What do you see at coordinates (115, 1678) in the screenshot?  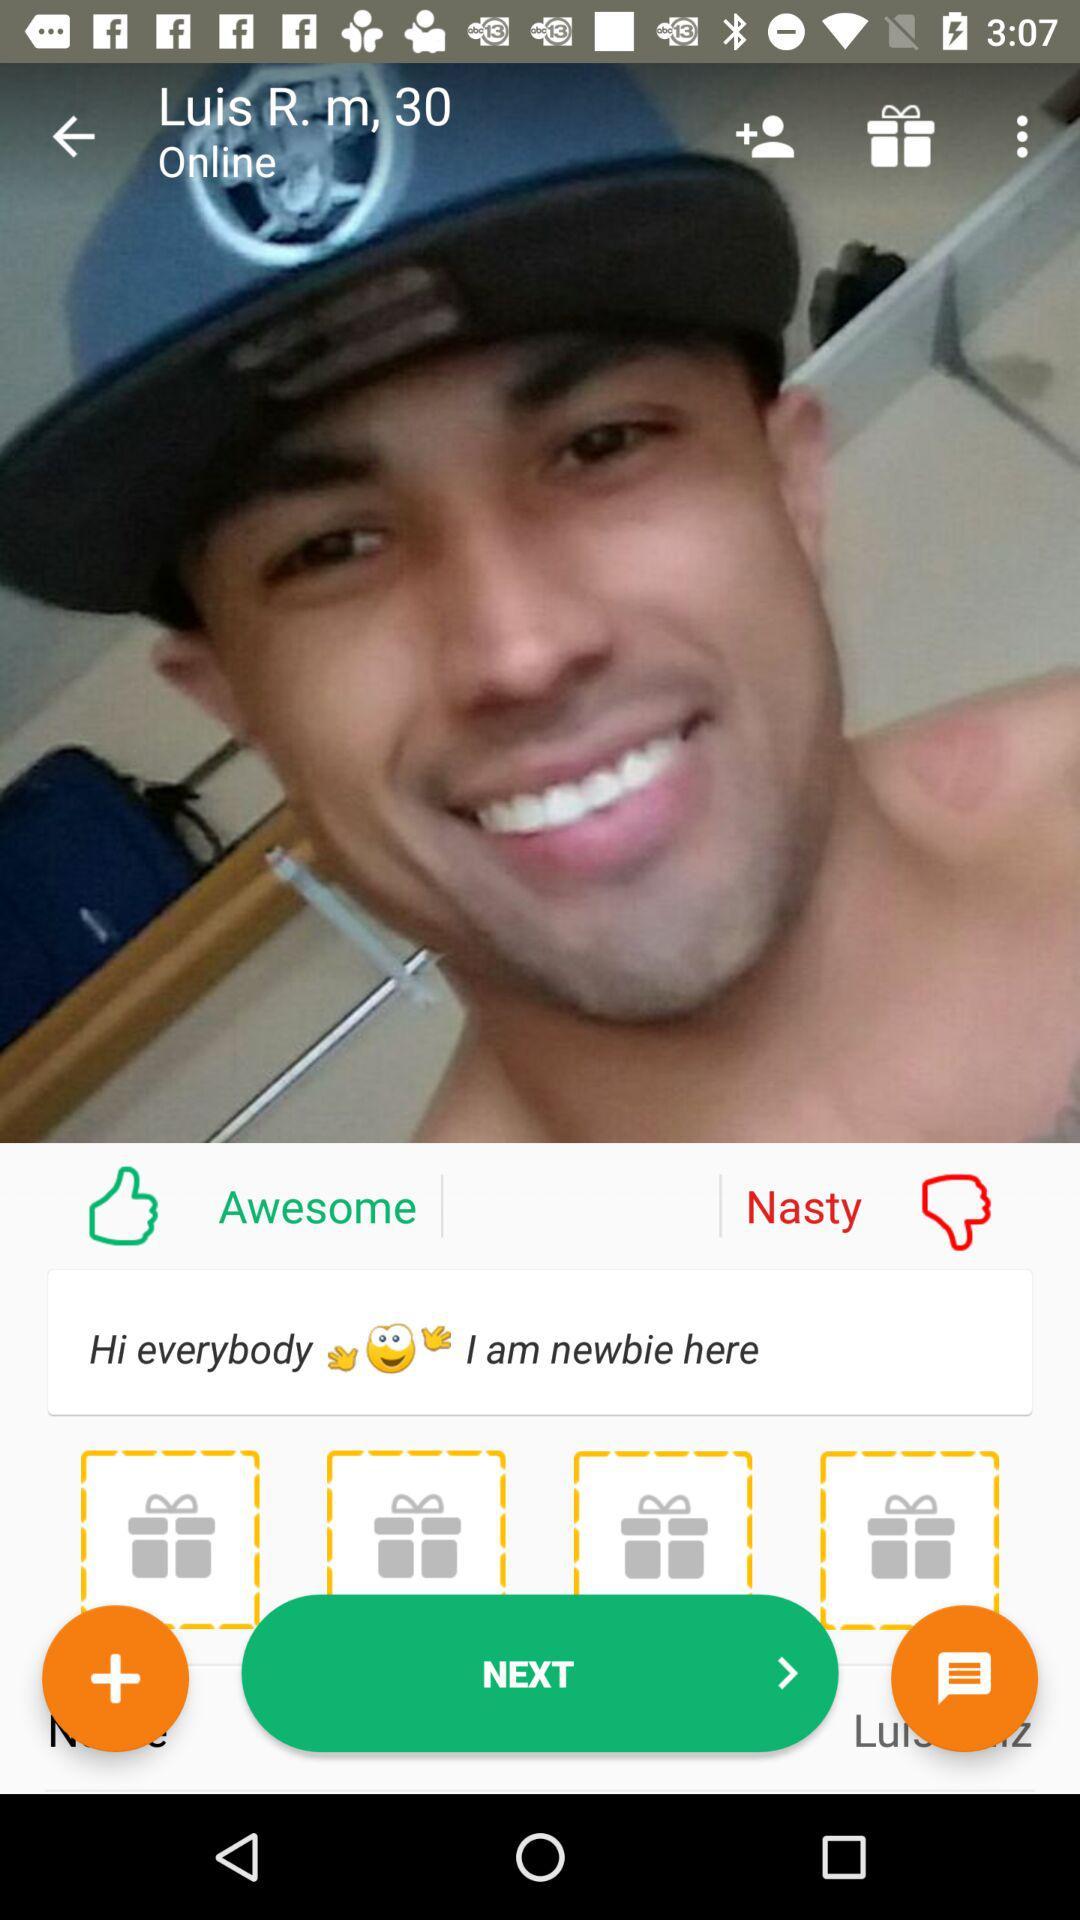 I see `to favorites` at bounding box center [115, 1678].